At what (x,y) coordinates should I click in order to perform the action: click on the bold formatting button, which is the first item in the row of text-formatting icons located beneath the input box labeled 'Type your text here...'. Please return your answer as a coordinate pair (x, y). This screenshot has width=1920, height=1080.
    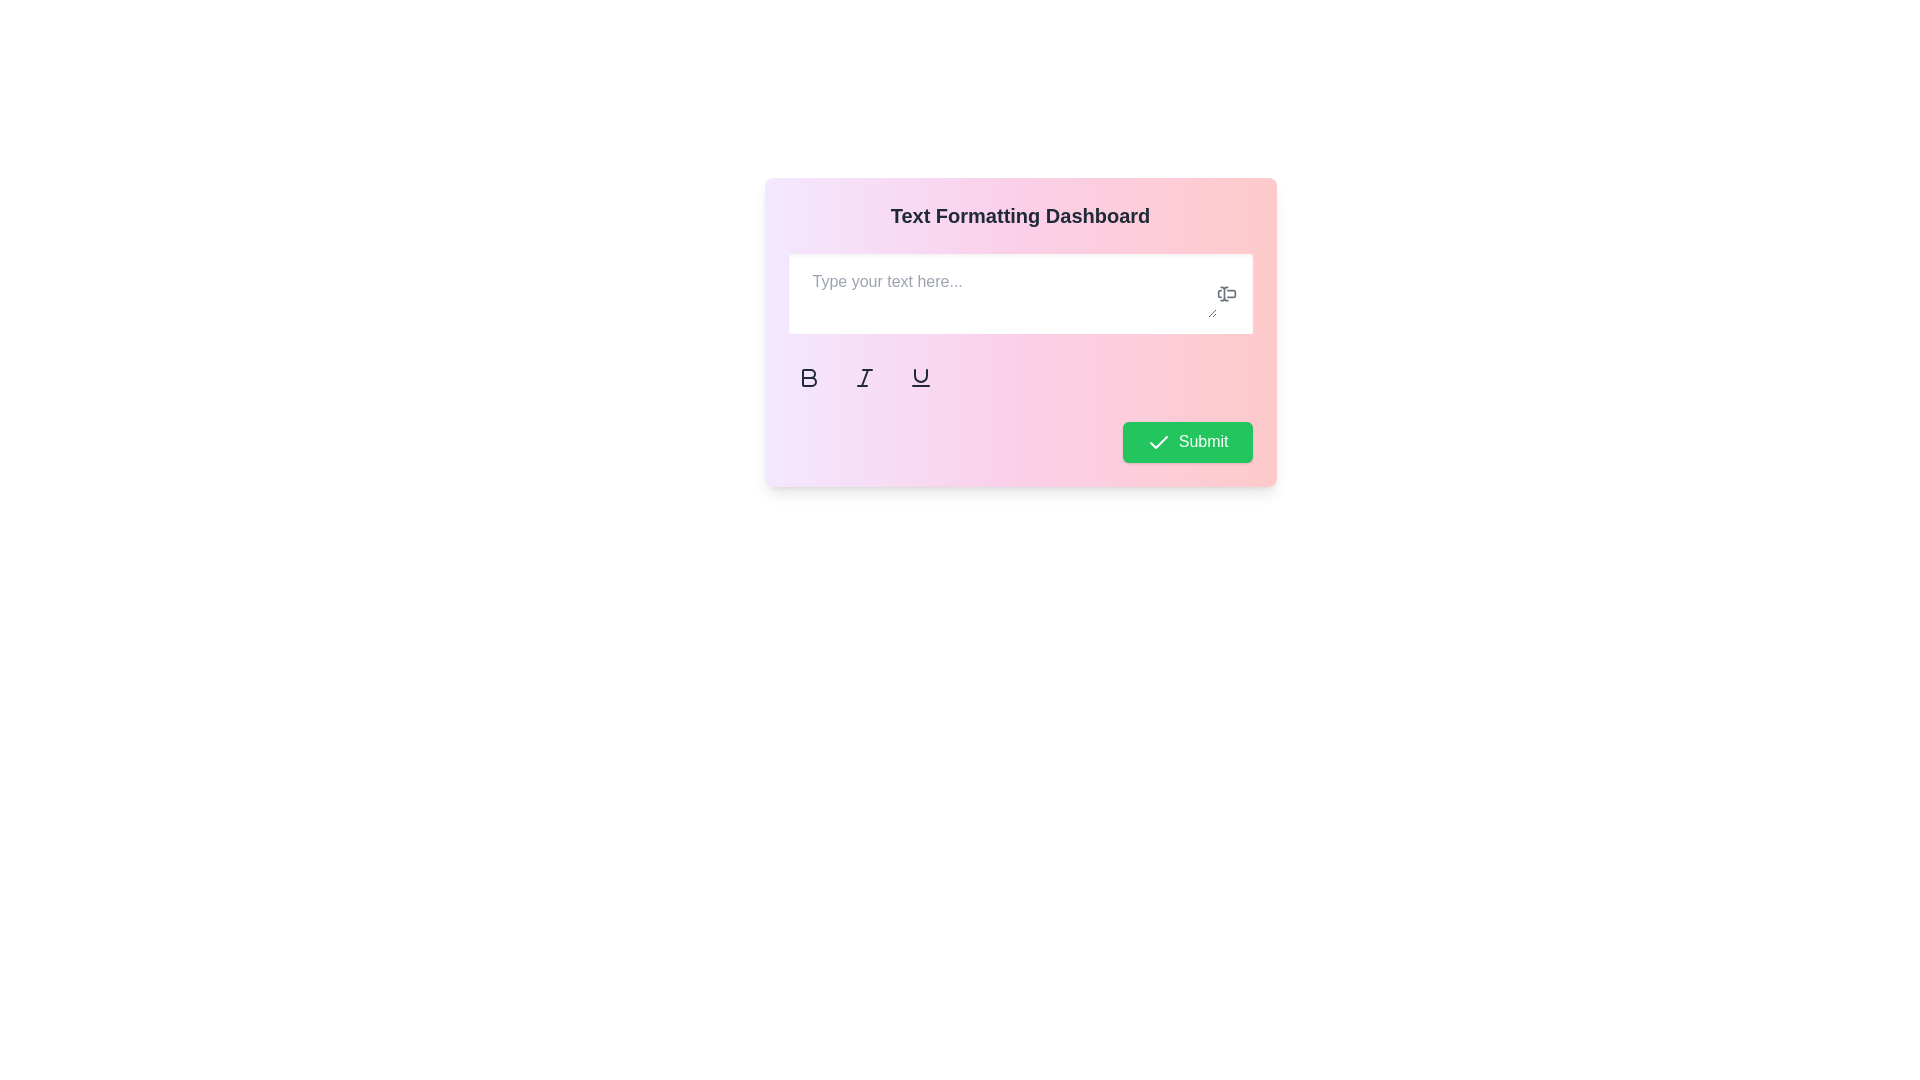
    Looking at the image, I should click on (809, 378).